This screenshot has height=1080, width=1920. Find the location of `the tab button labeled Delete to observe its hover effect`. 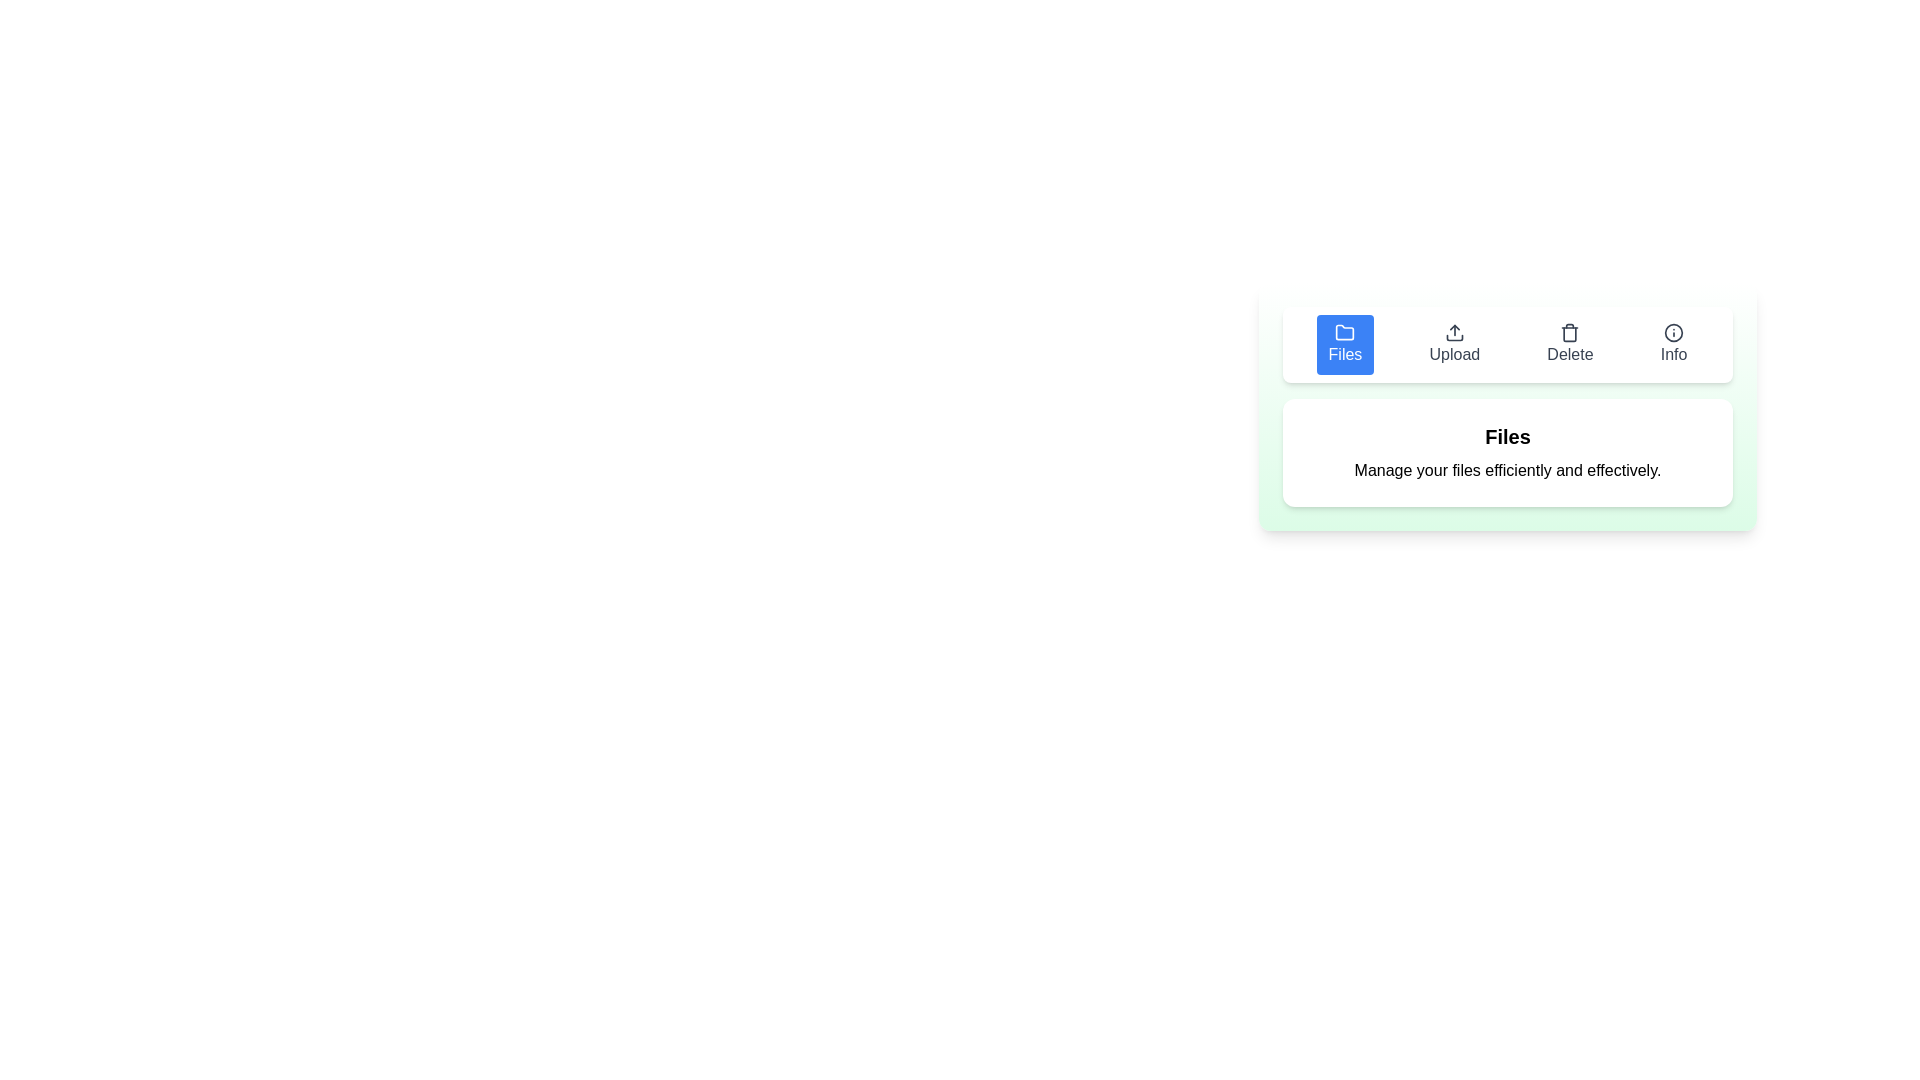

the tab button labeled Delete to observe its hover effect is located at coordinates (1569, 343).